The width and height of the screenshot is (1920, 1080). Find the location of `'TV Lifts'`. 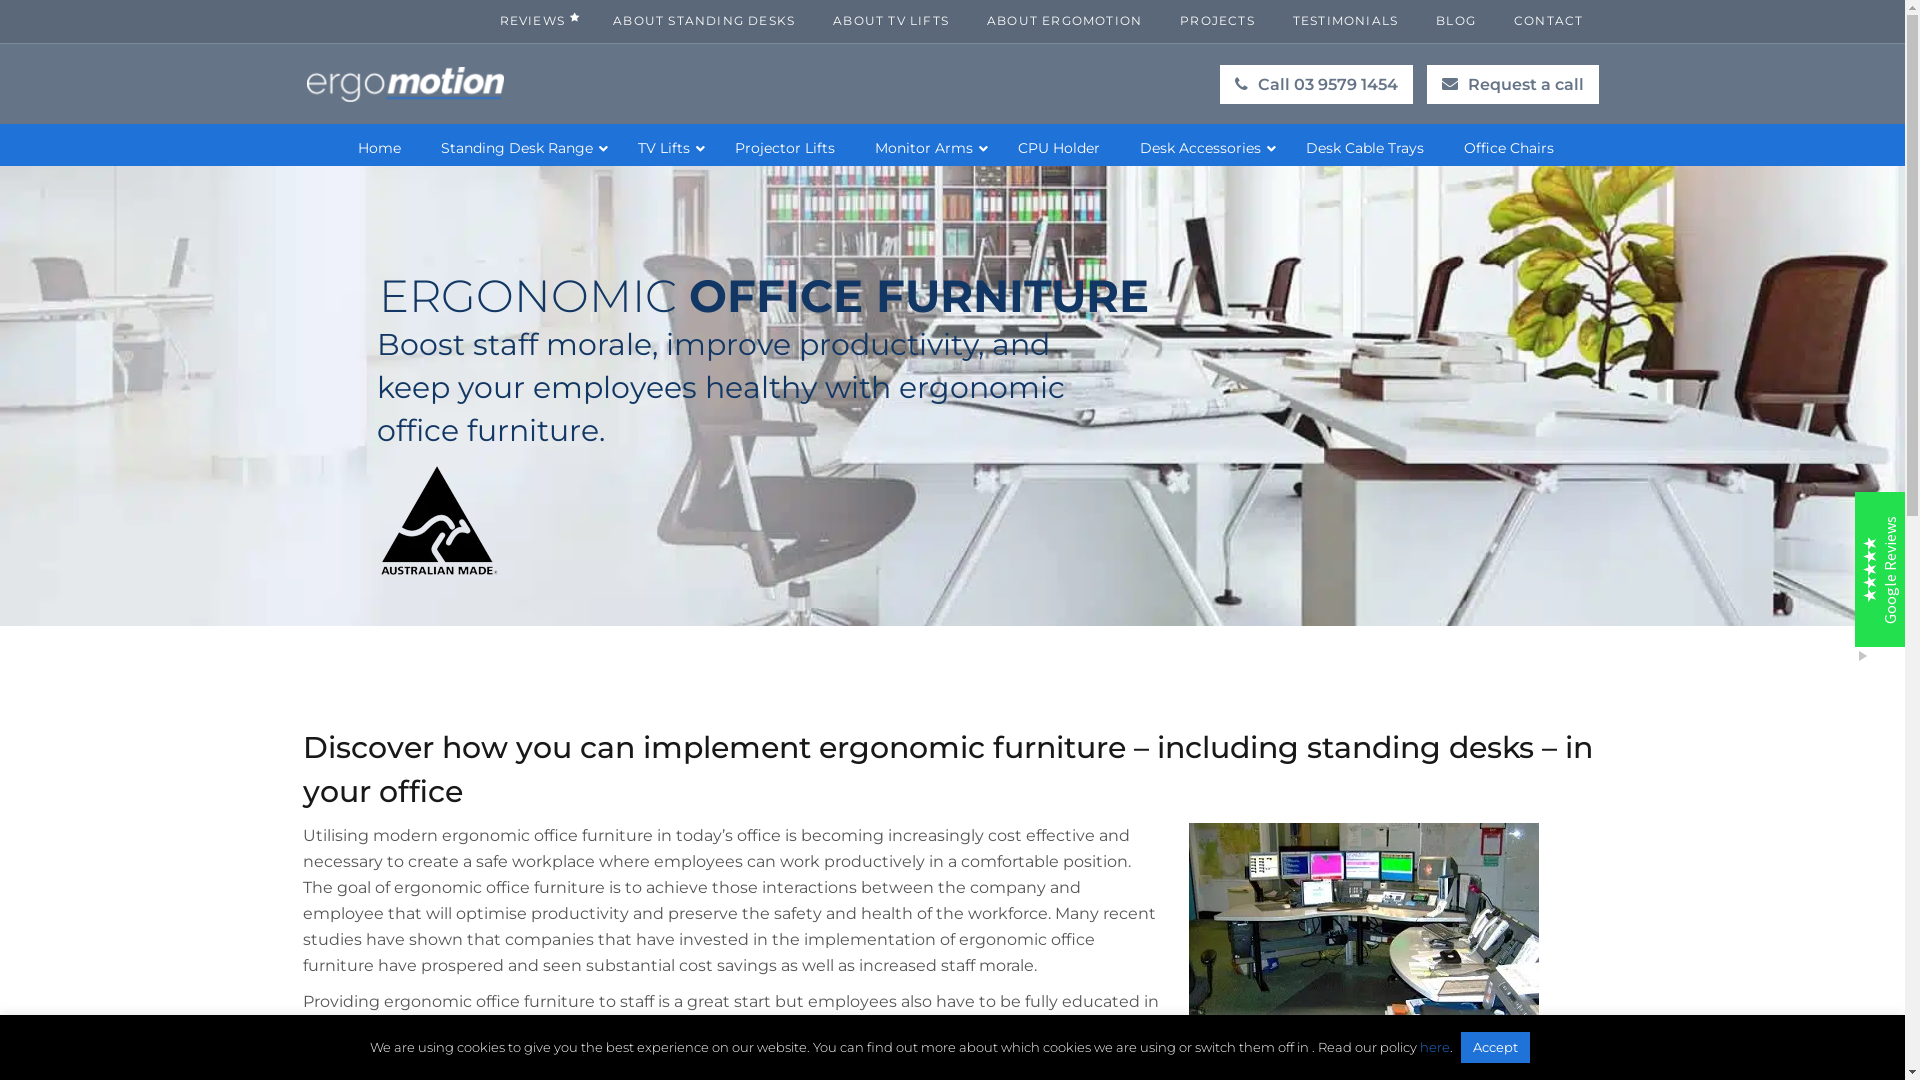

'TV Lifts' is located at coordinates (666, 146).